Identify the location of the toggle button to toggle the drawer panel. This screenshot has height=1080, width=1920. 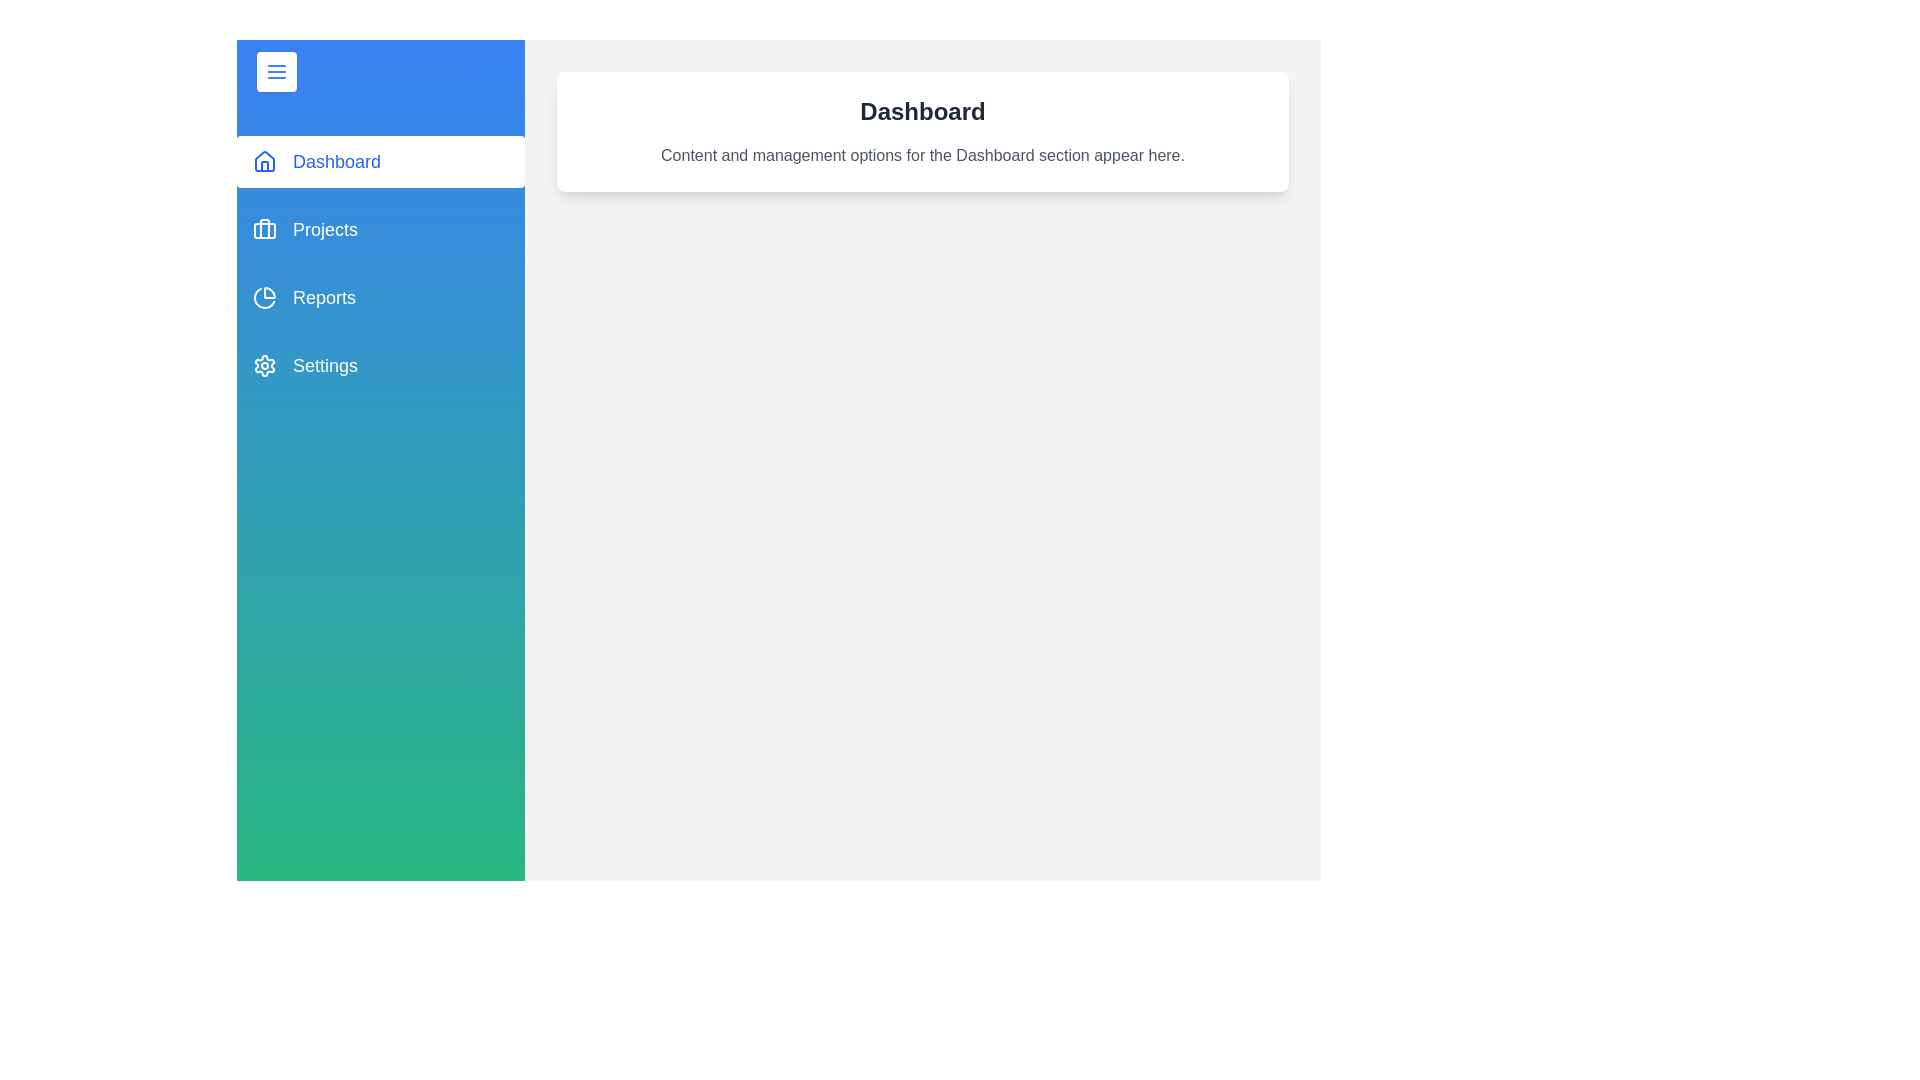
(276, 71).